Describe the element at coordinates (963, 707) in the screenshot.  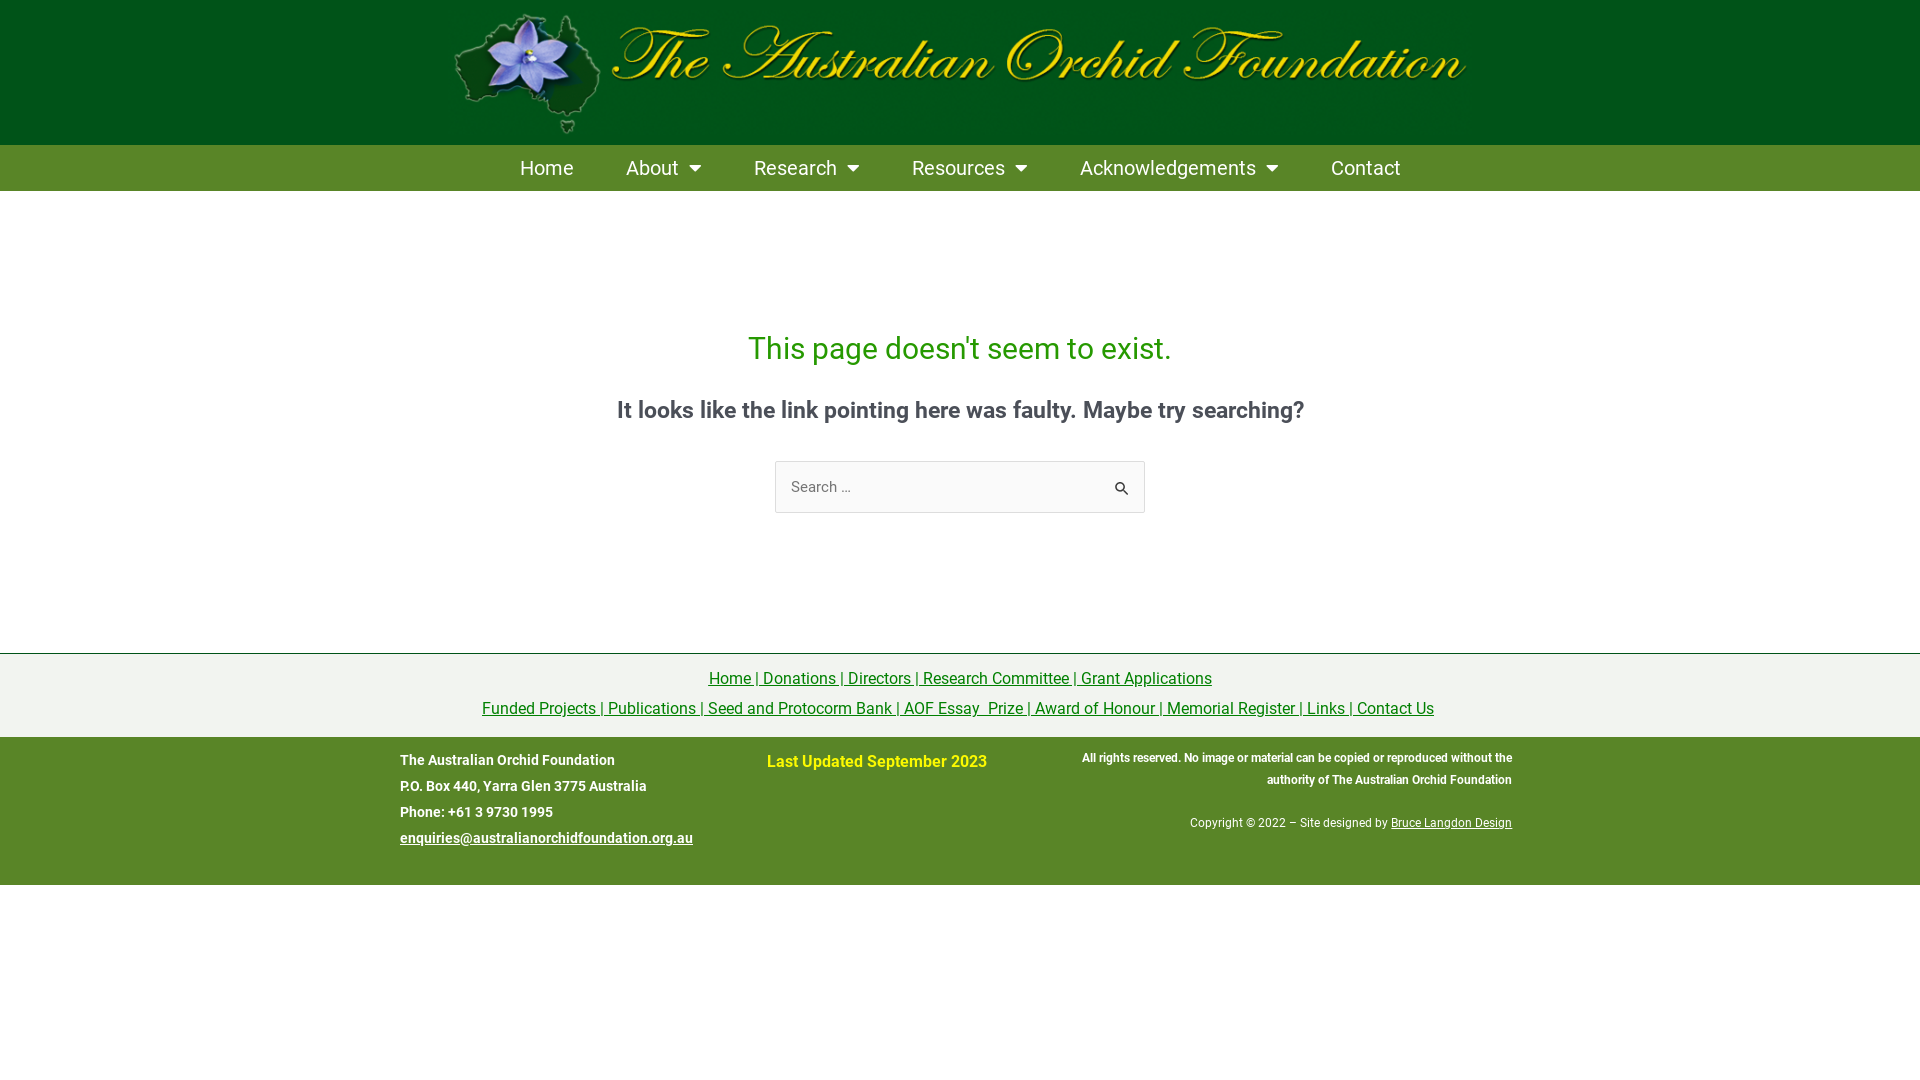
I see `'AOF Essay  Prize'` at that location.